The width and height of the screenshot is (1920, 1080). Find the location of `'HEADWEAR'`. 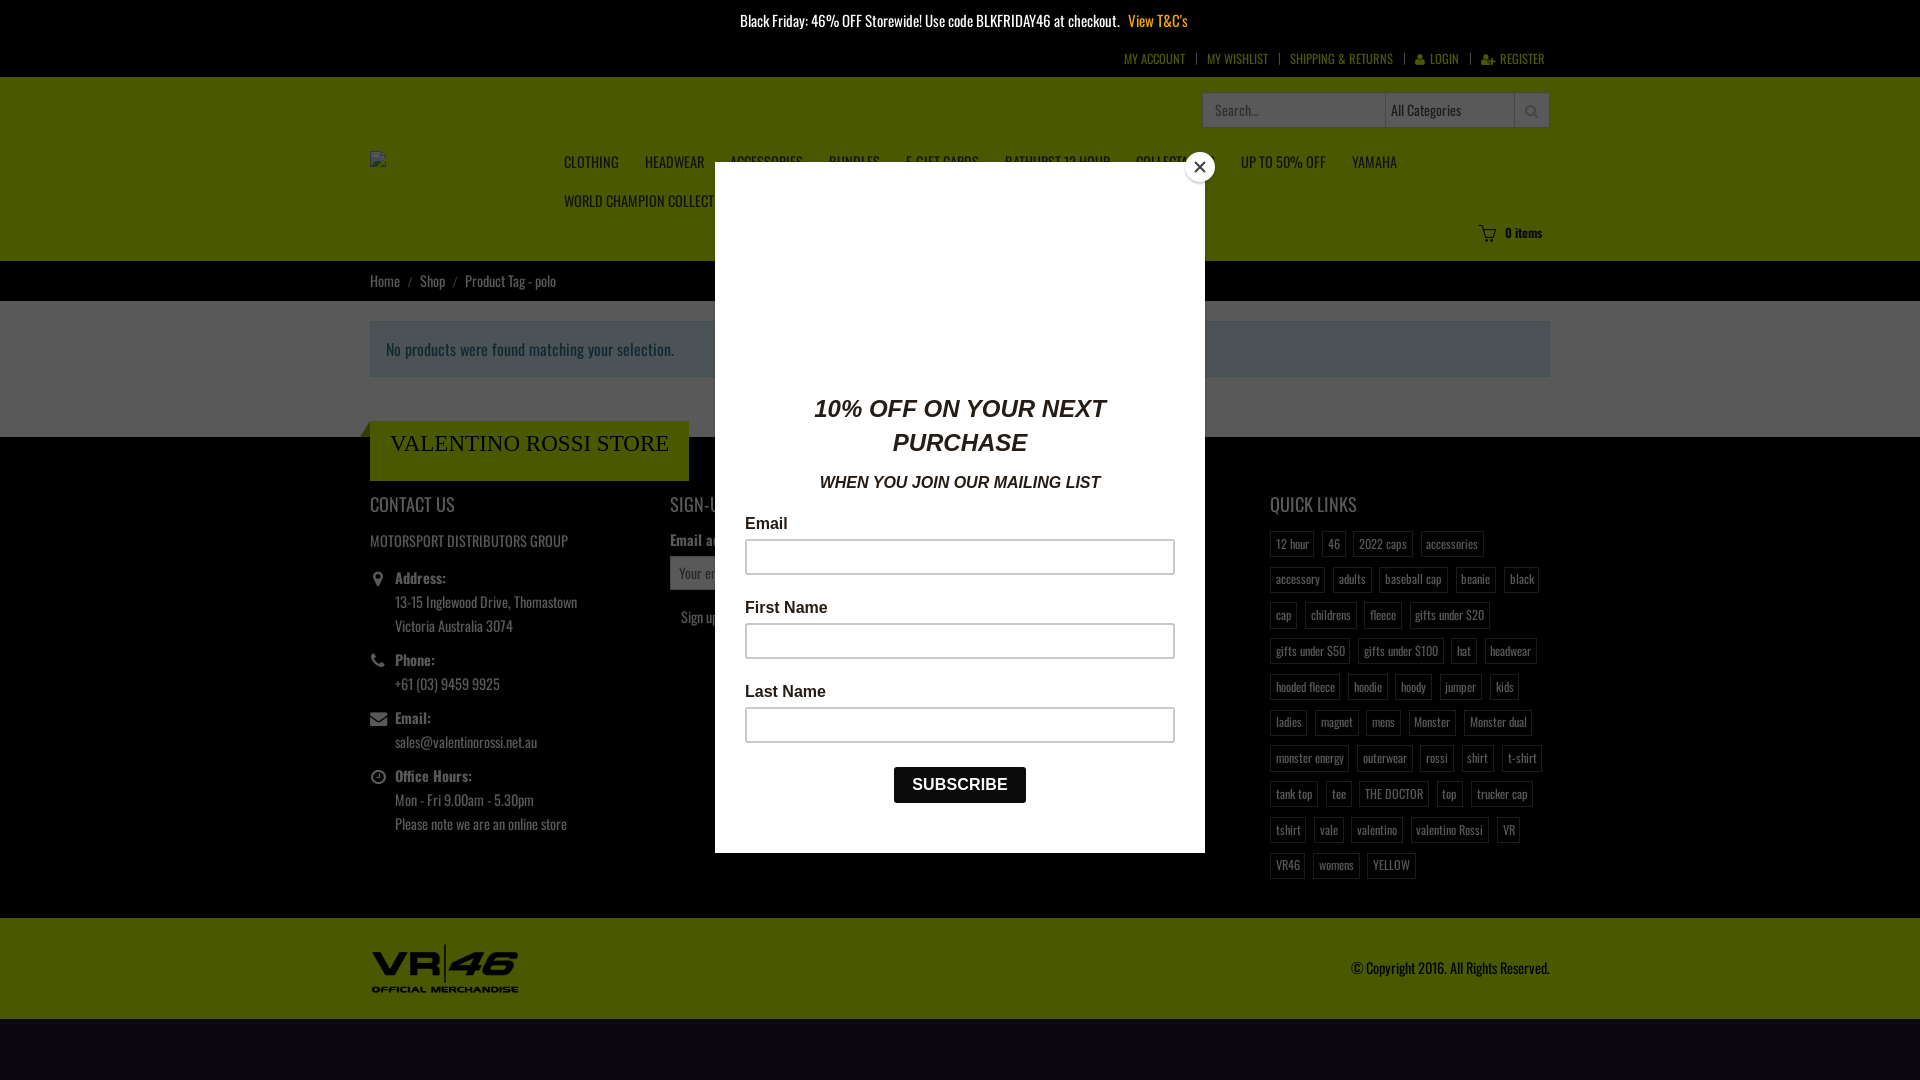

'HEADWEAR' is located at coordinates (632, 160).